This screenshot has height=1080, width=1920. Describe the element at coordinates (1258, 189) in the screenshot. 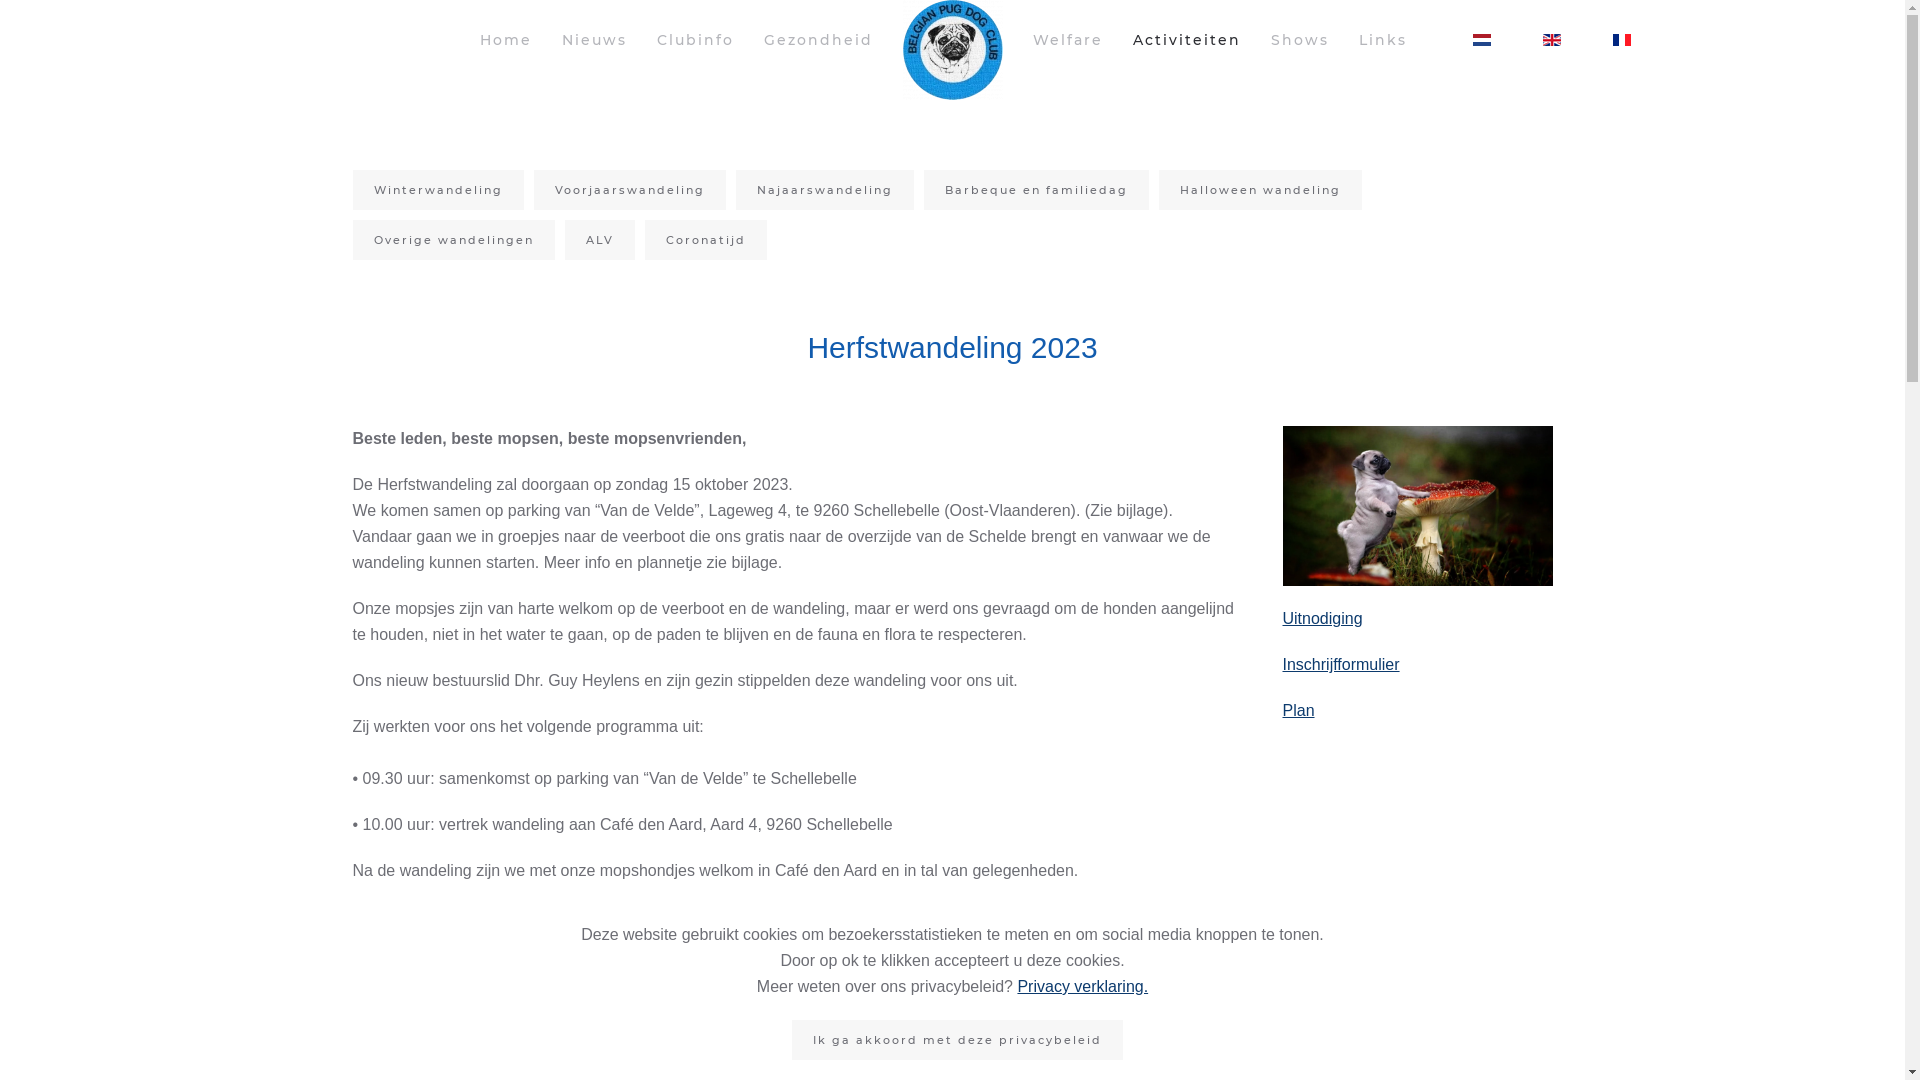

I see `'Halloween wandeling'` at that location.